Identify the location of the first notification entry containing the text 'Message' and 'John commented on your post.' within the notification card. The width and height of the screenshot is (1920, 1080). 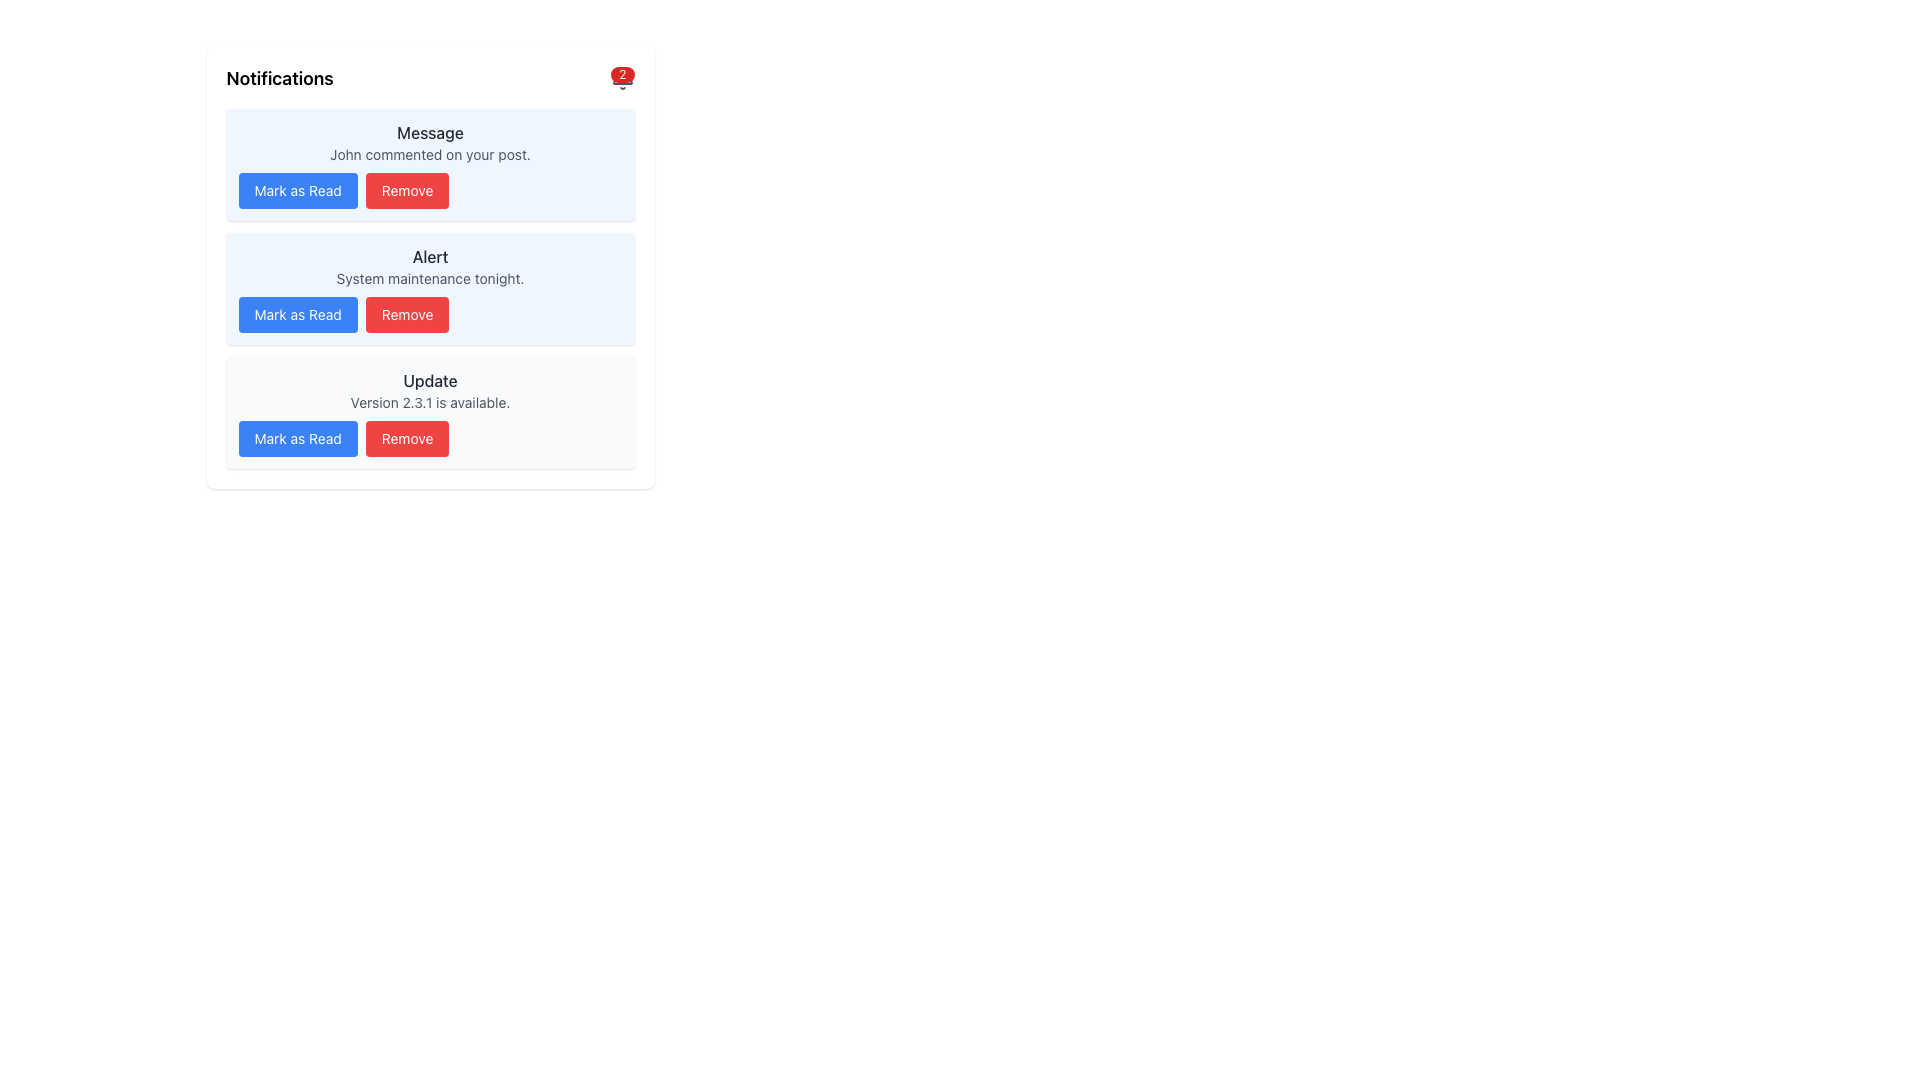
(429, 141).